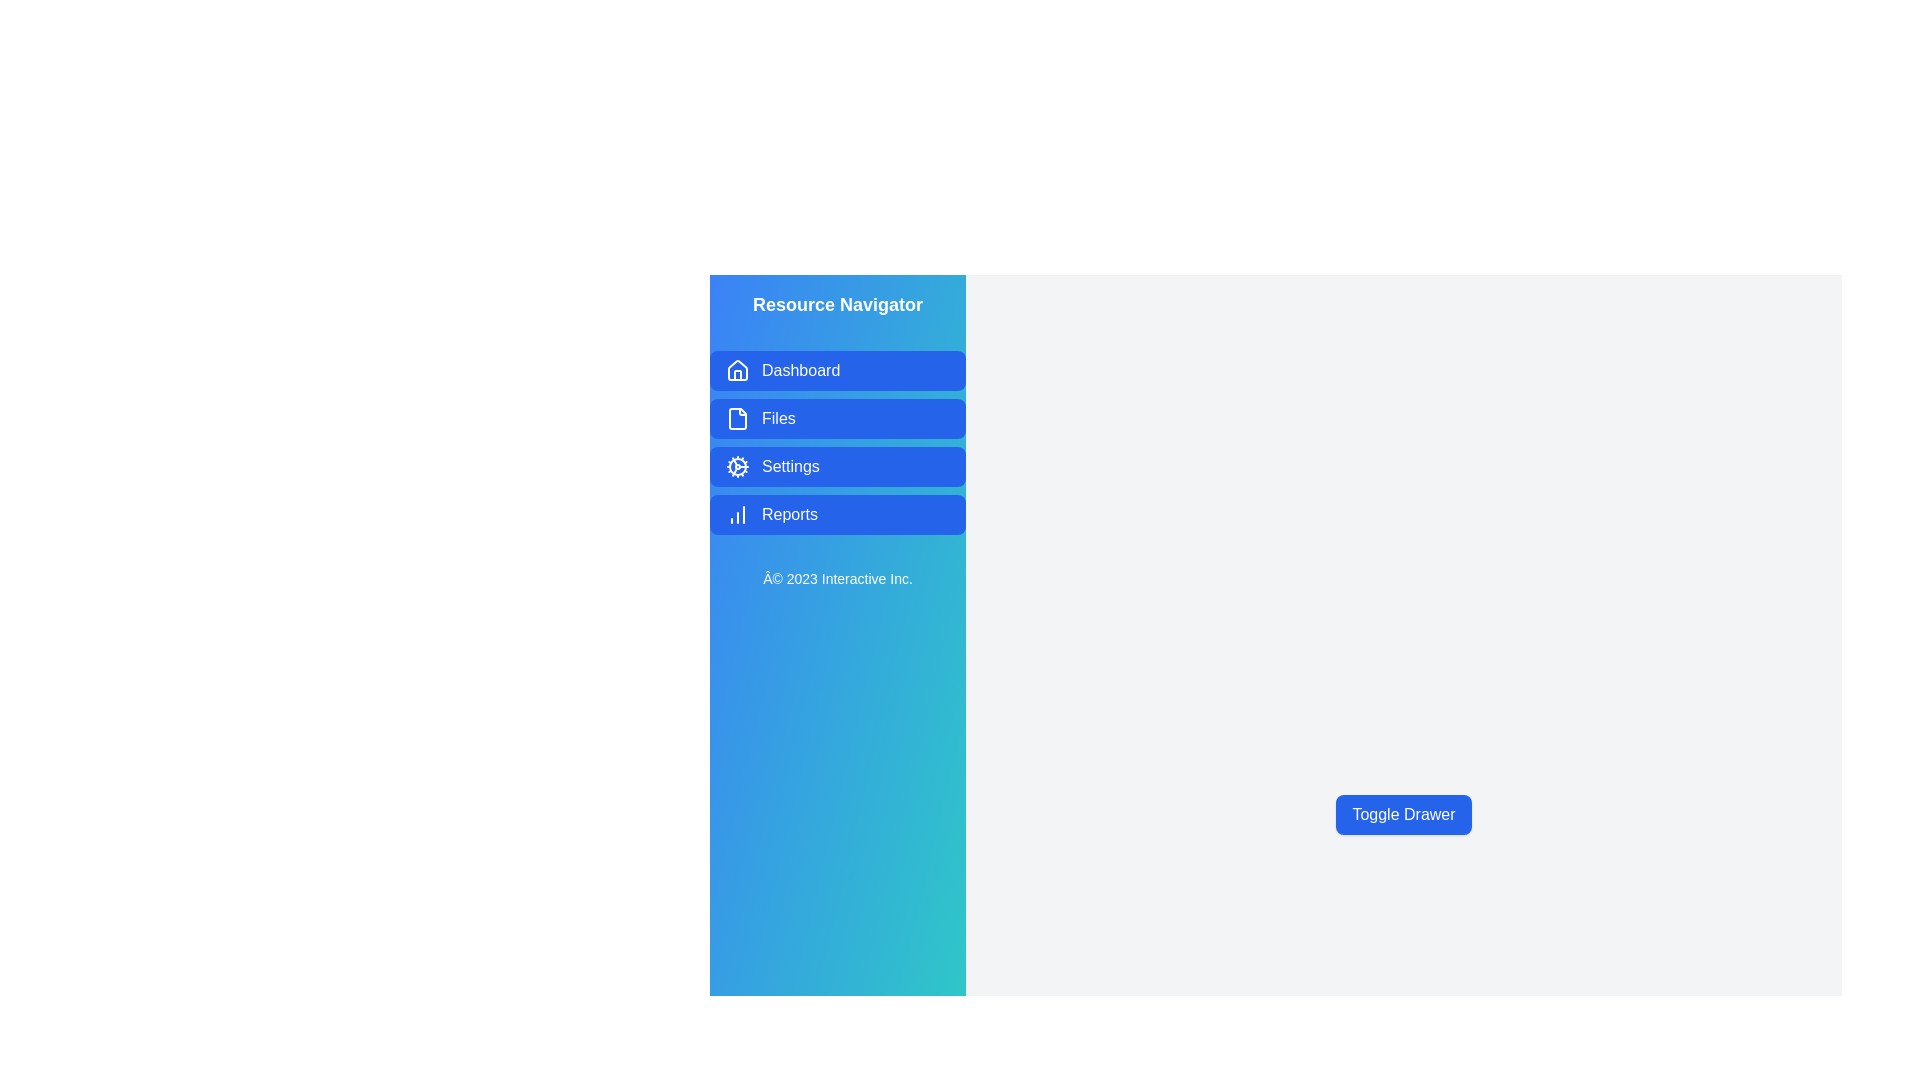 The width and height of the screenshot is (1920, 1080). Describe the element at coordinates (838, 370) in the screenshot. I see `the navigation item labeled Dashboard` at that location.